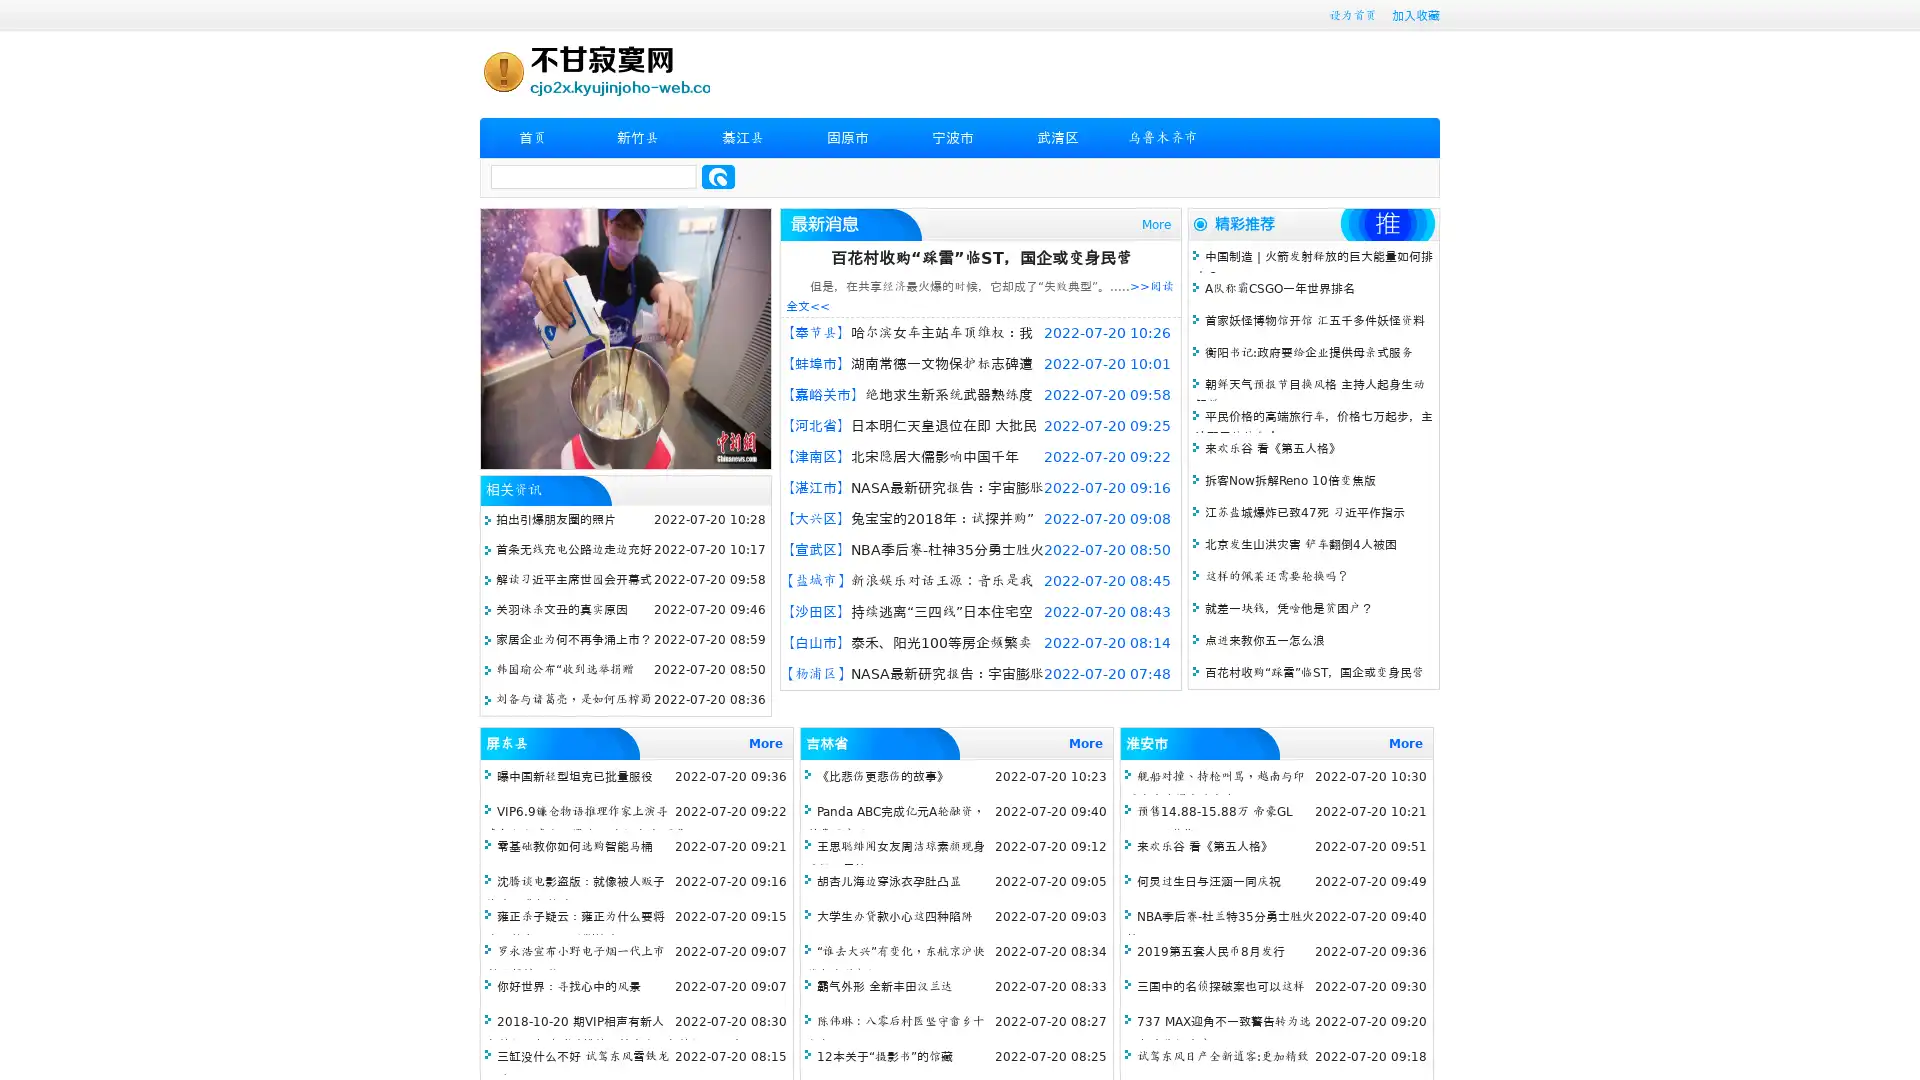  I want to click on Search, so click(718, 176).